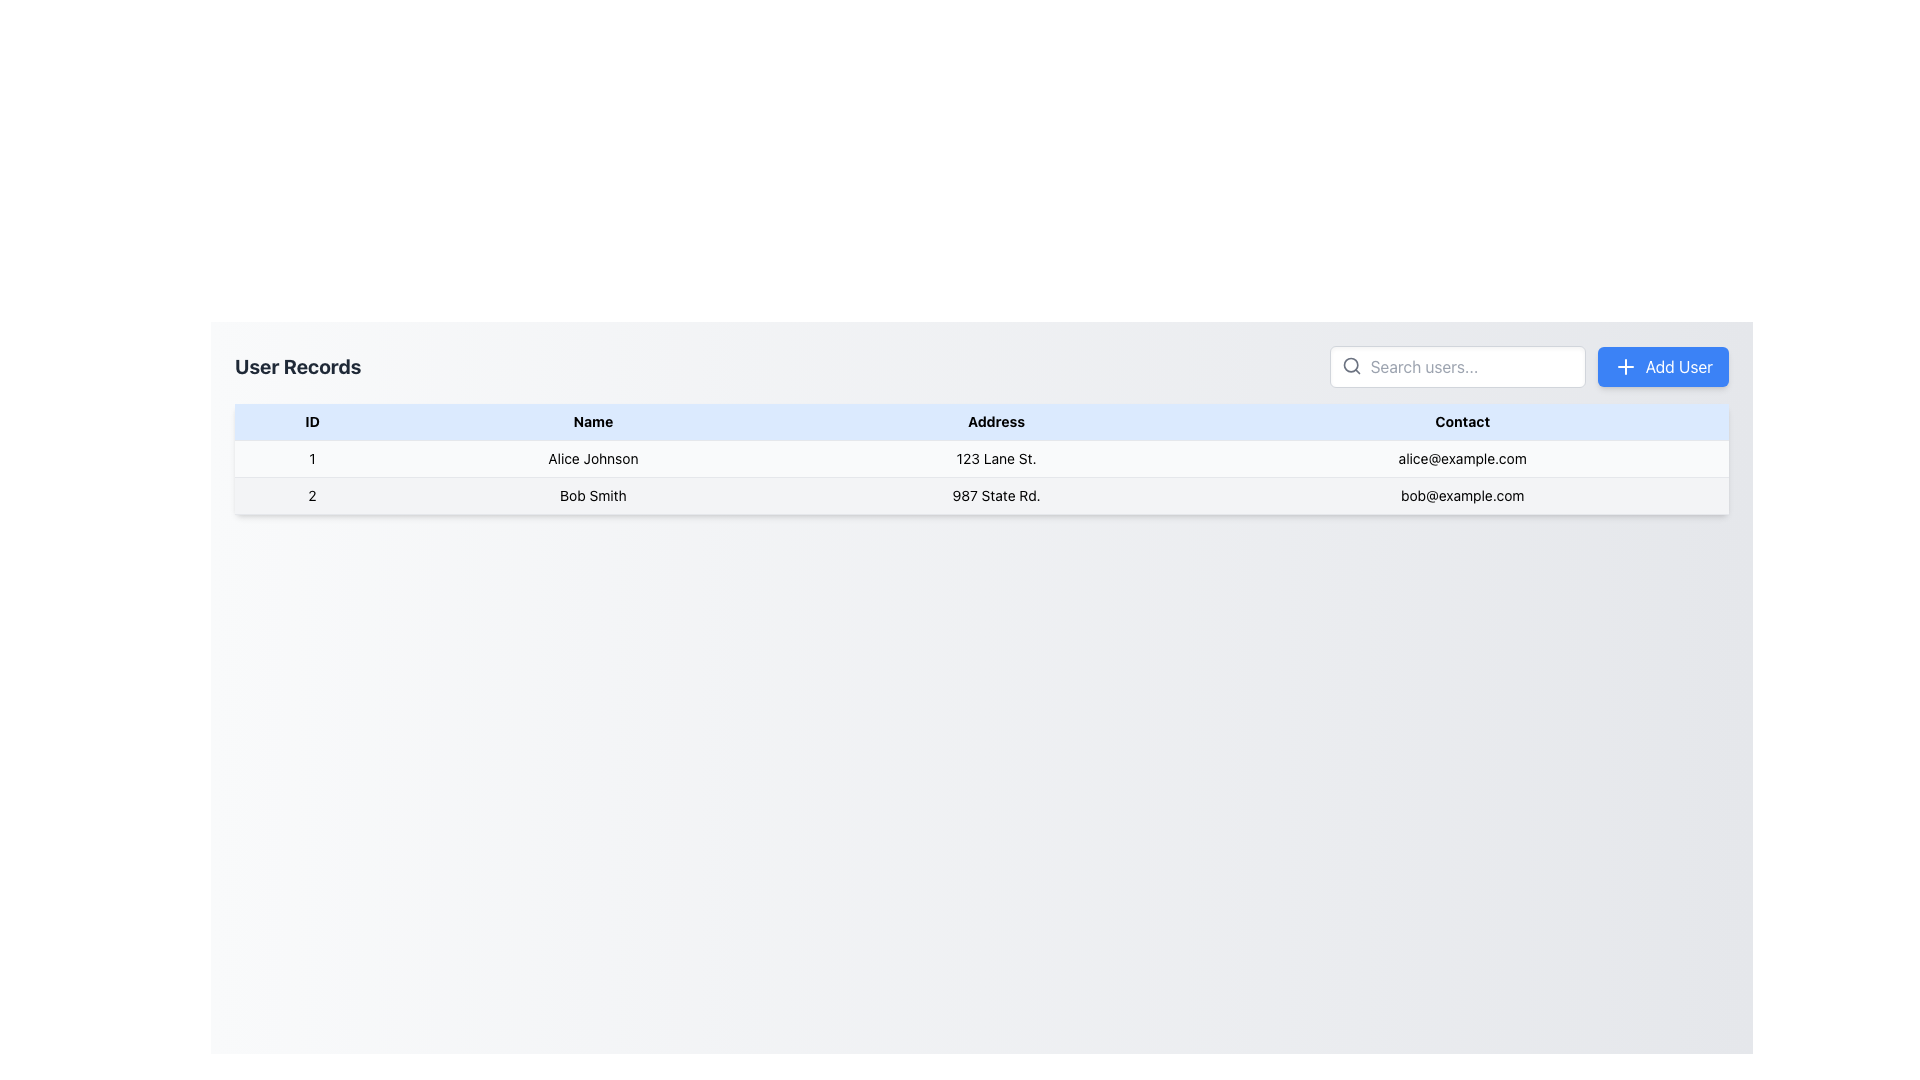 This screenshot has height=1080, width=1920. I want to click on the 'Name' column header in the table, so click(592, 421).